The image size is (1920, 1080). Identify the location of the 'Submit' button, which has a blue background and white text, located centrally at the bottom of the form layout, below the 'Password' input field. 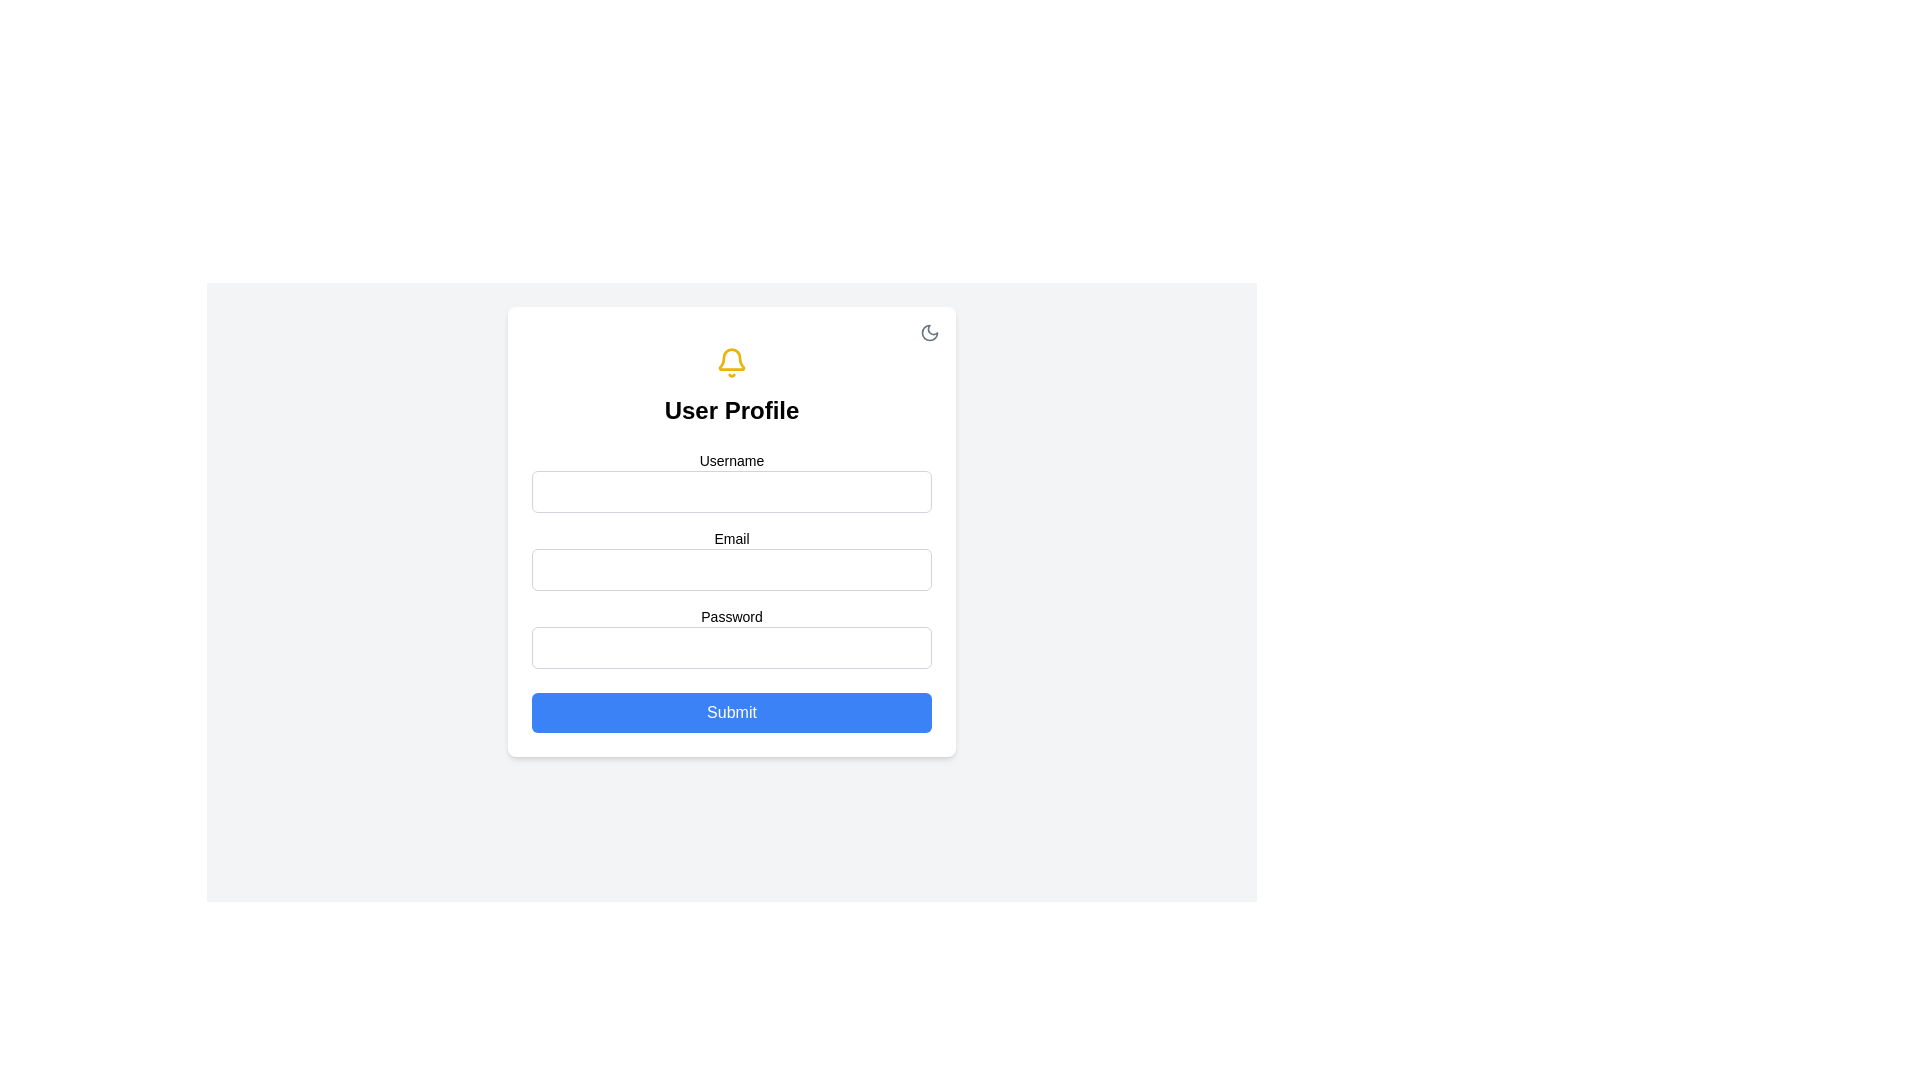
(730, 712).